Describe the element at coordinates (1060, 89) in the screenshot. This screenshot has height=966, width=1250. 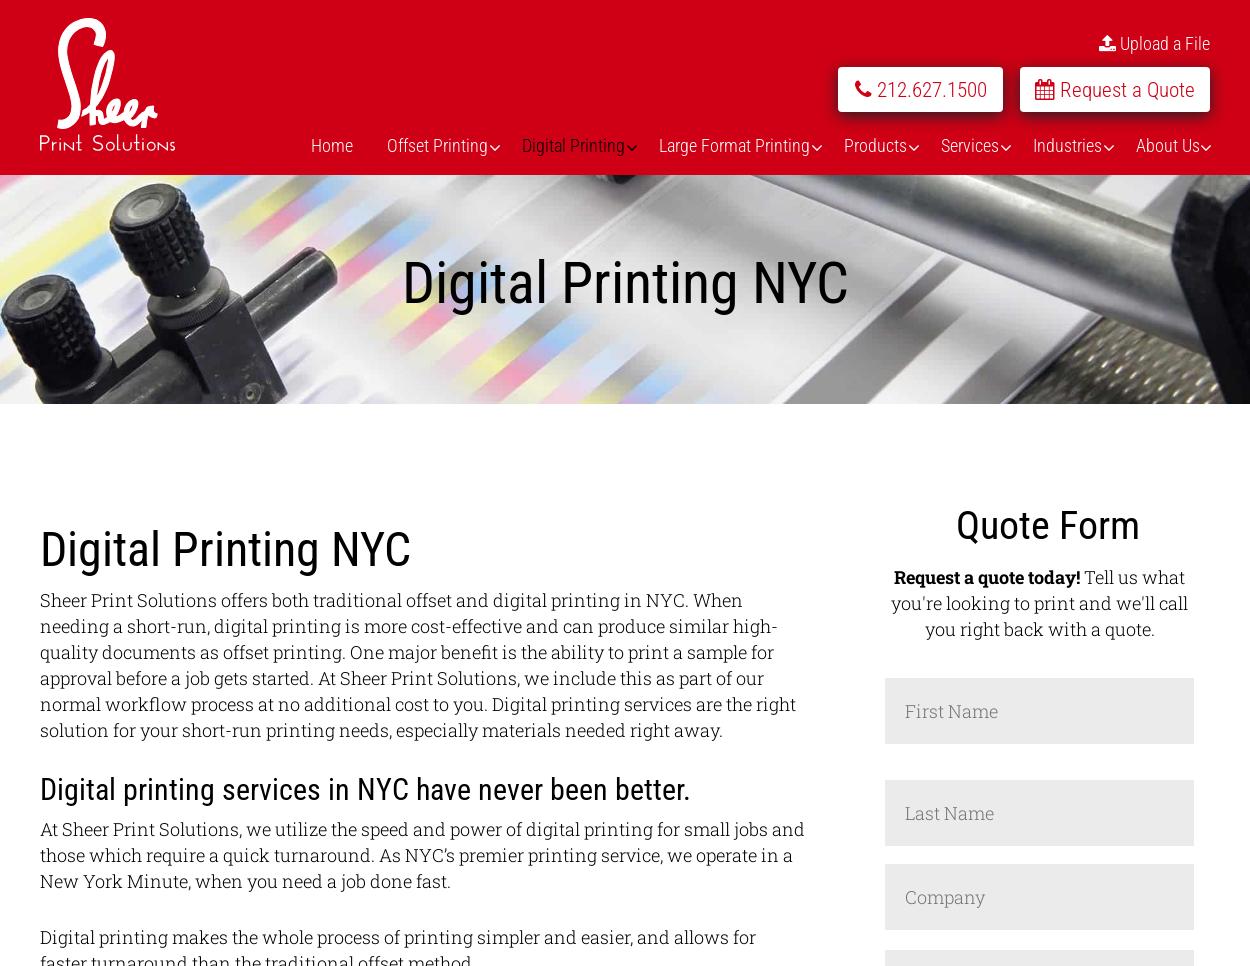
I see `'Request a Quote'` at that location.